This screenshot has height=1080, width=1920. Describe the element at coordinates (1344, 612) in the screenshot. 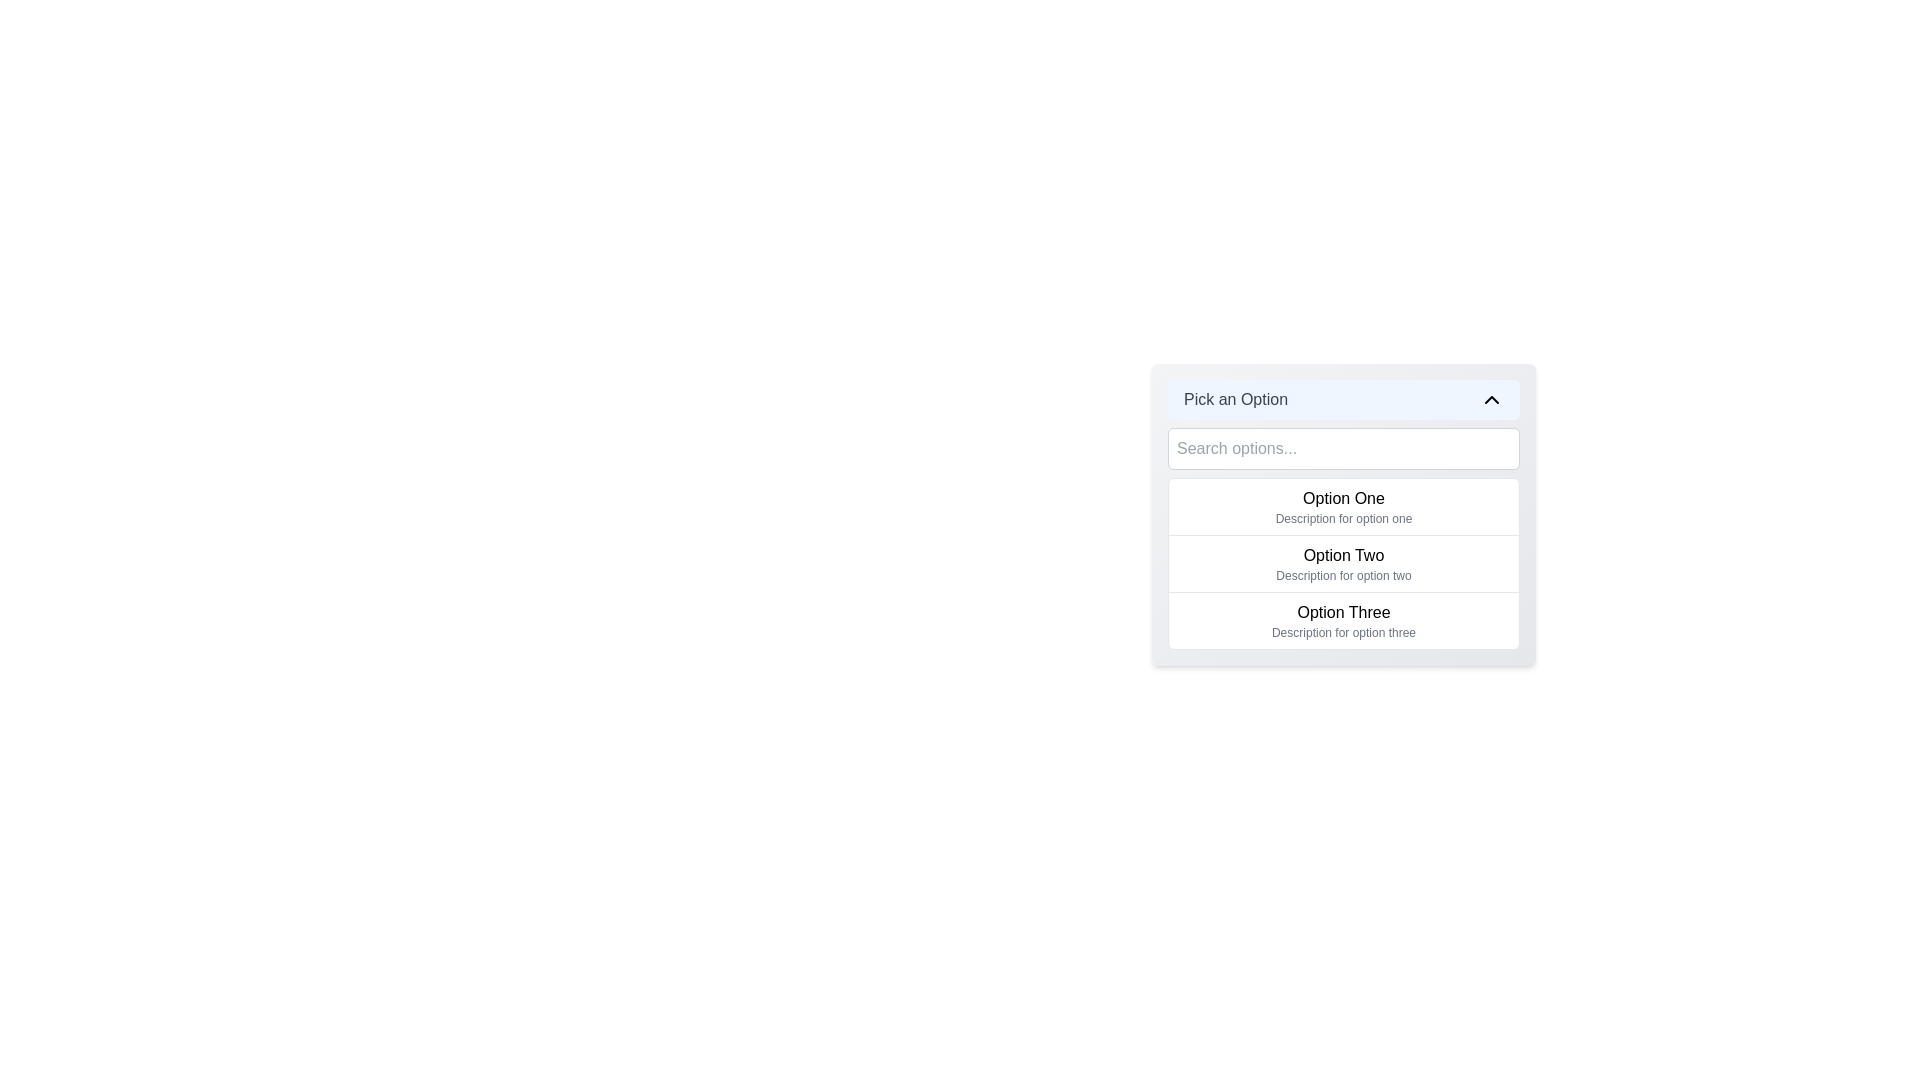

I see `the text label that reads 'Option Three', which is centrally positioned within the dropdown menu as the third option` at that location.